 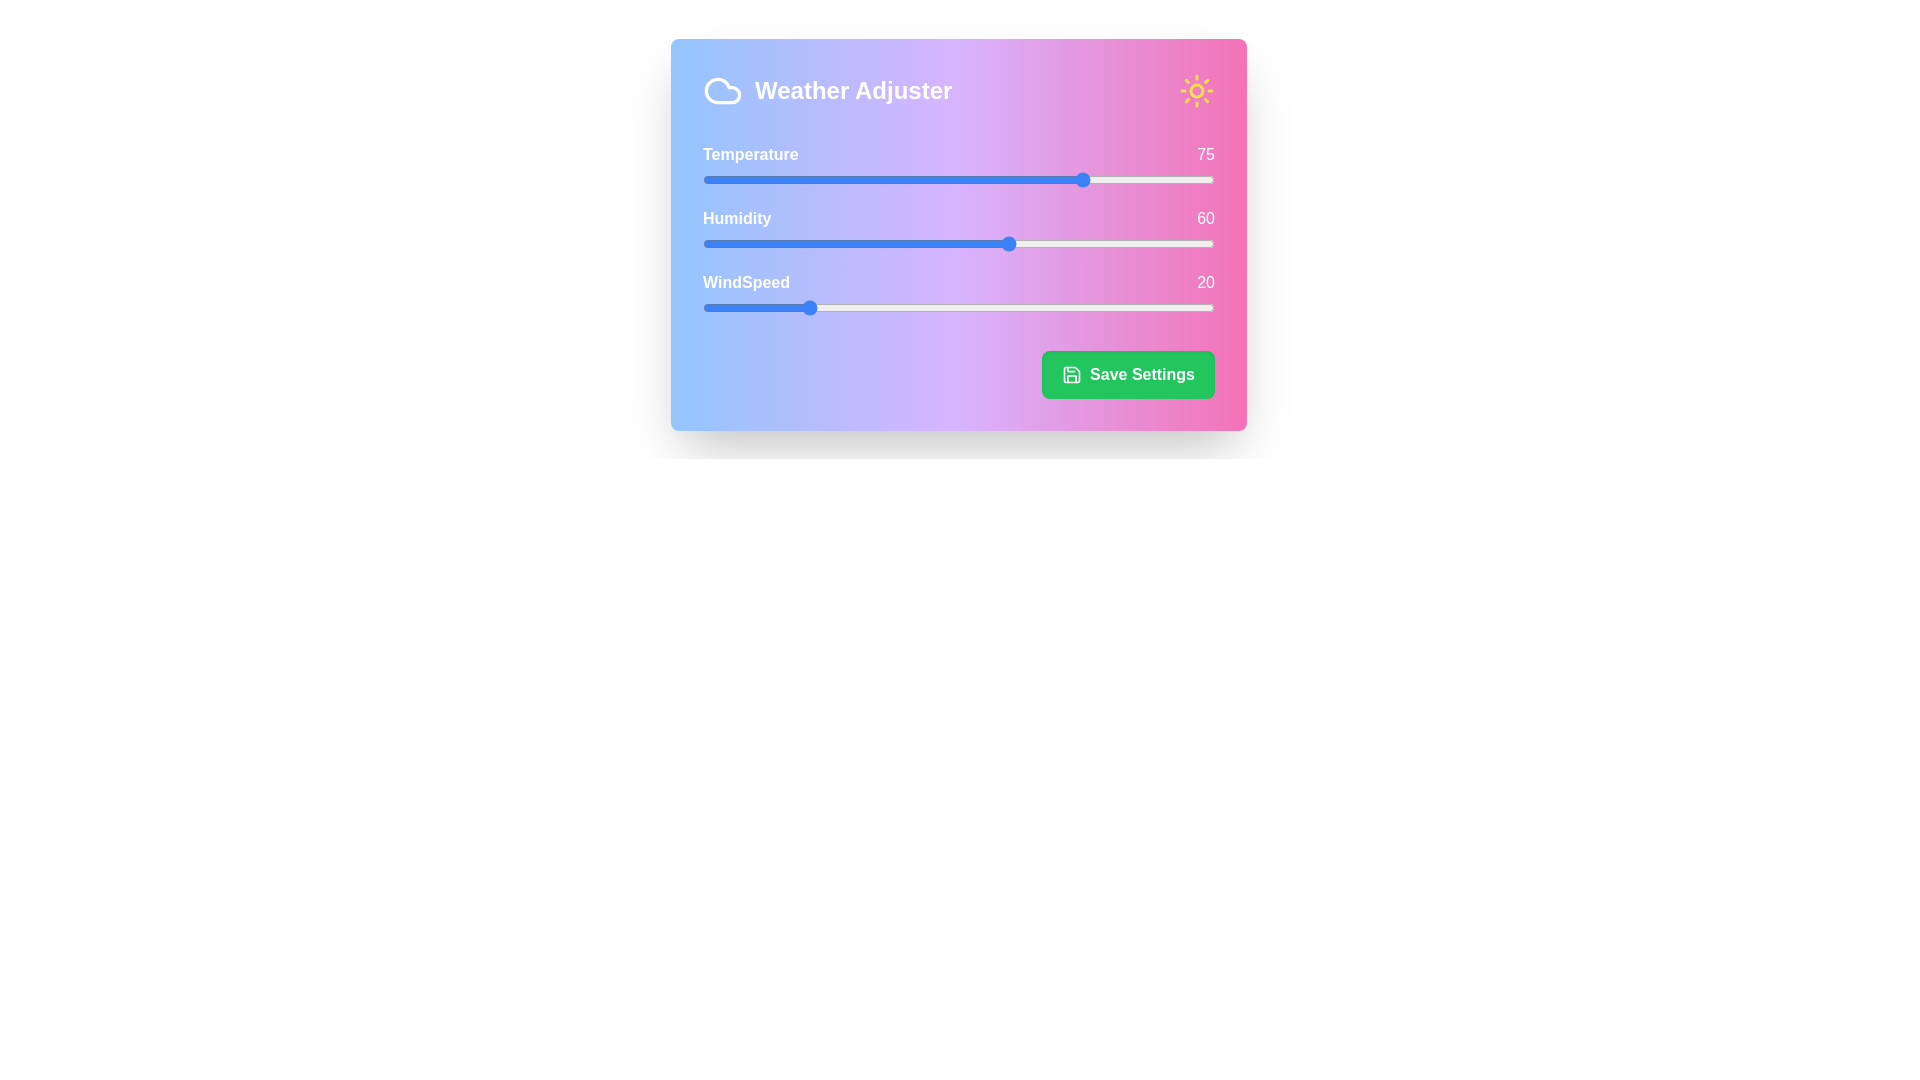 I want to click on the temperature slider, so click(x=1030, y=180).